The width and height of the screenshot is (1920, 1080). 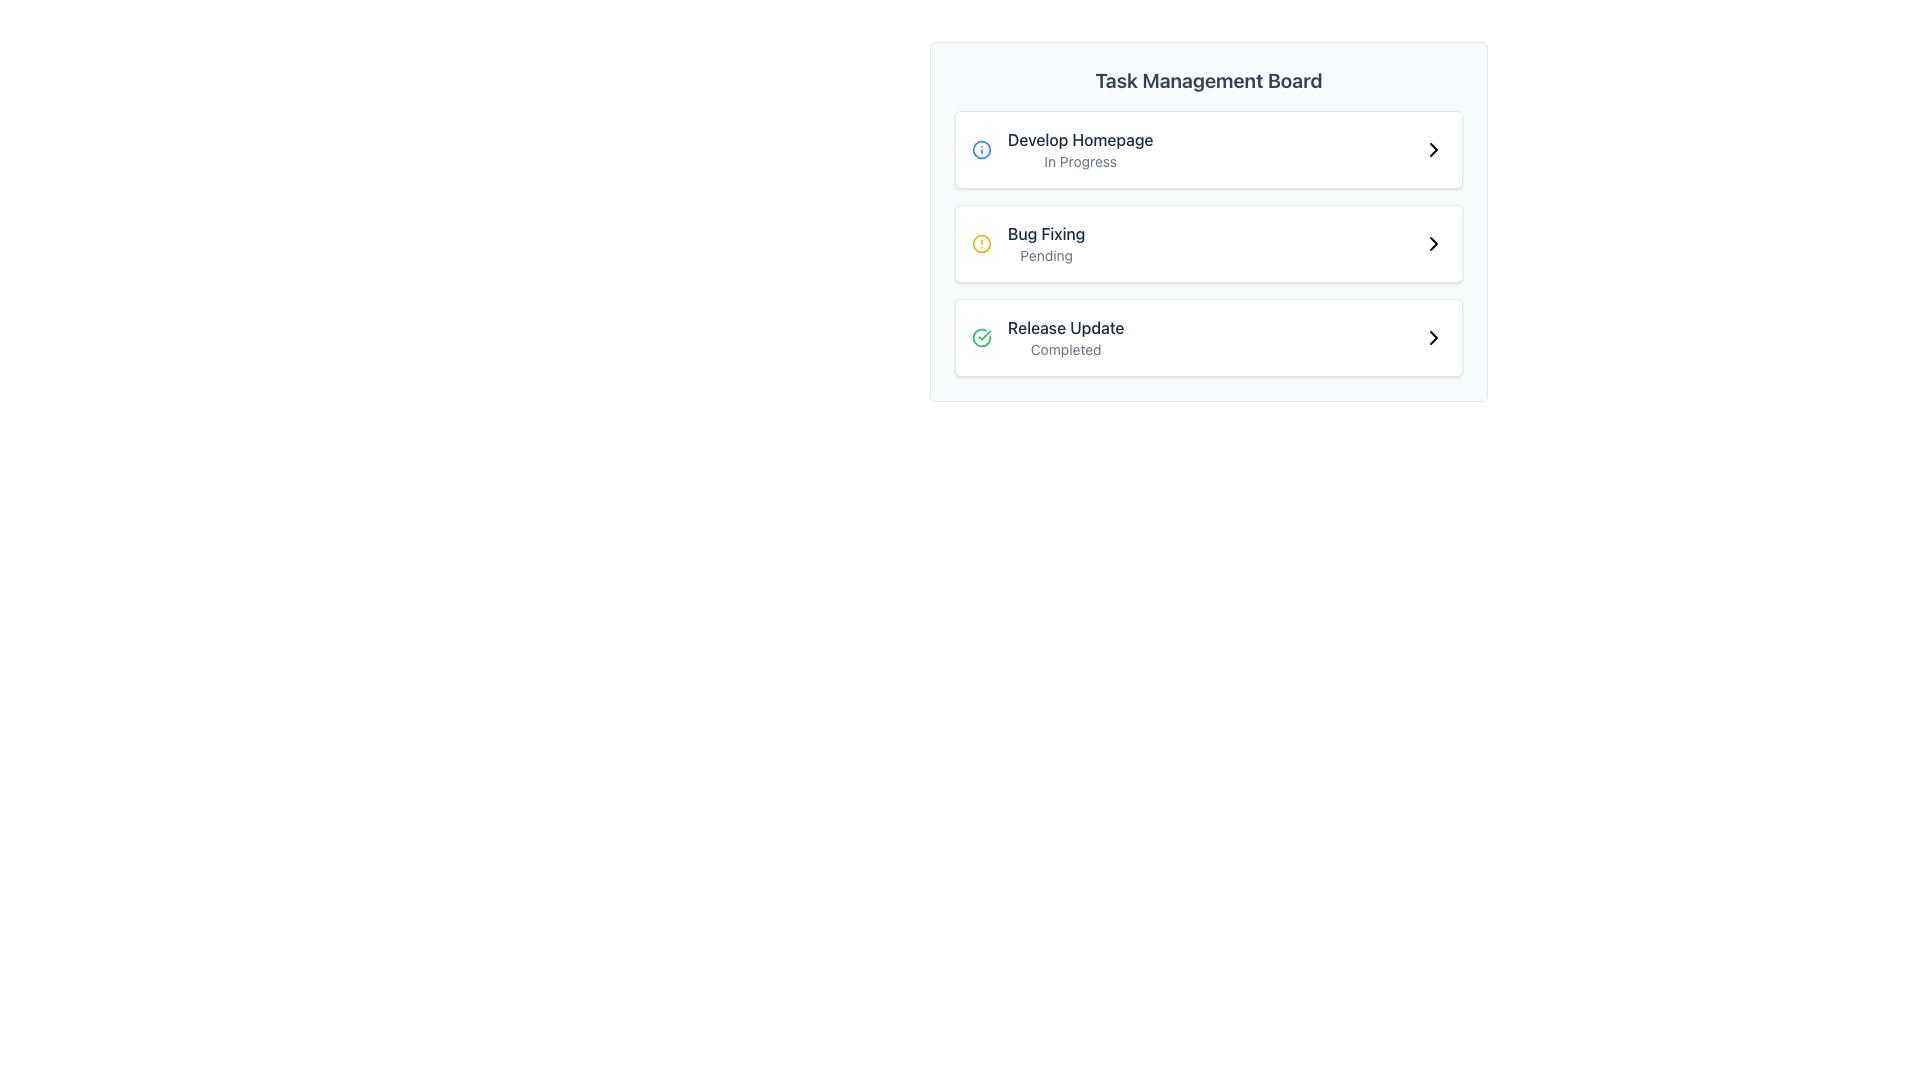 What do you see at coordinates (1433, 242) in the screenshot?
I see `the triangular-shaped right arrow icon in the 'Bug Fixing' task list row, which is styled with a minimalist black outline` at bounding box center [1433, 242].